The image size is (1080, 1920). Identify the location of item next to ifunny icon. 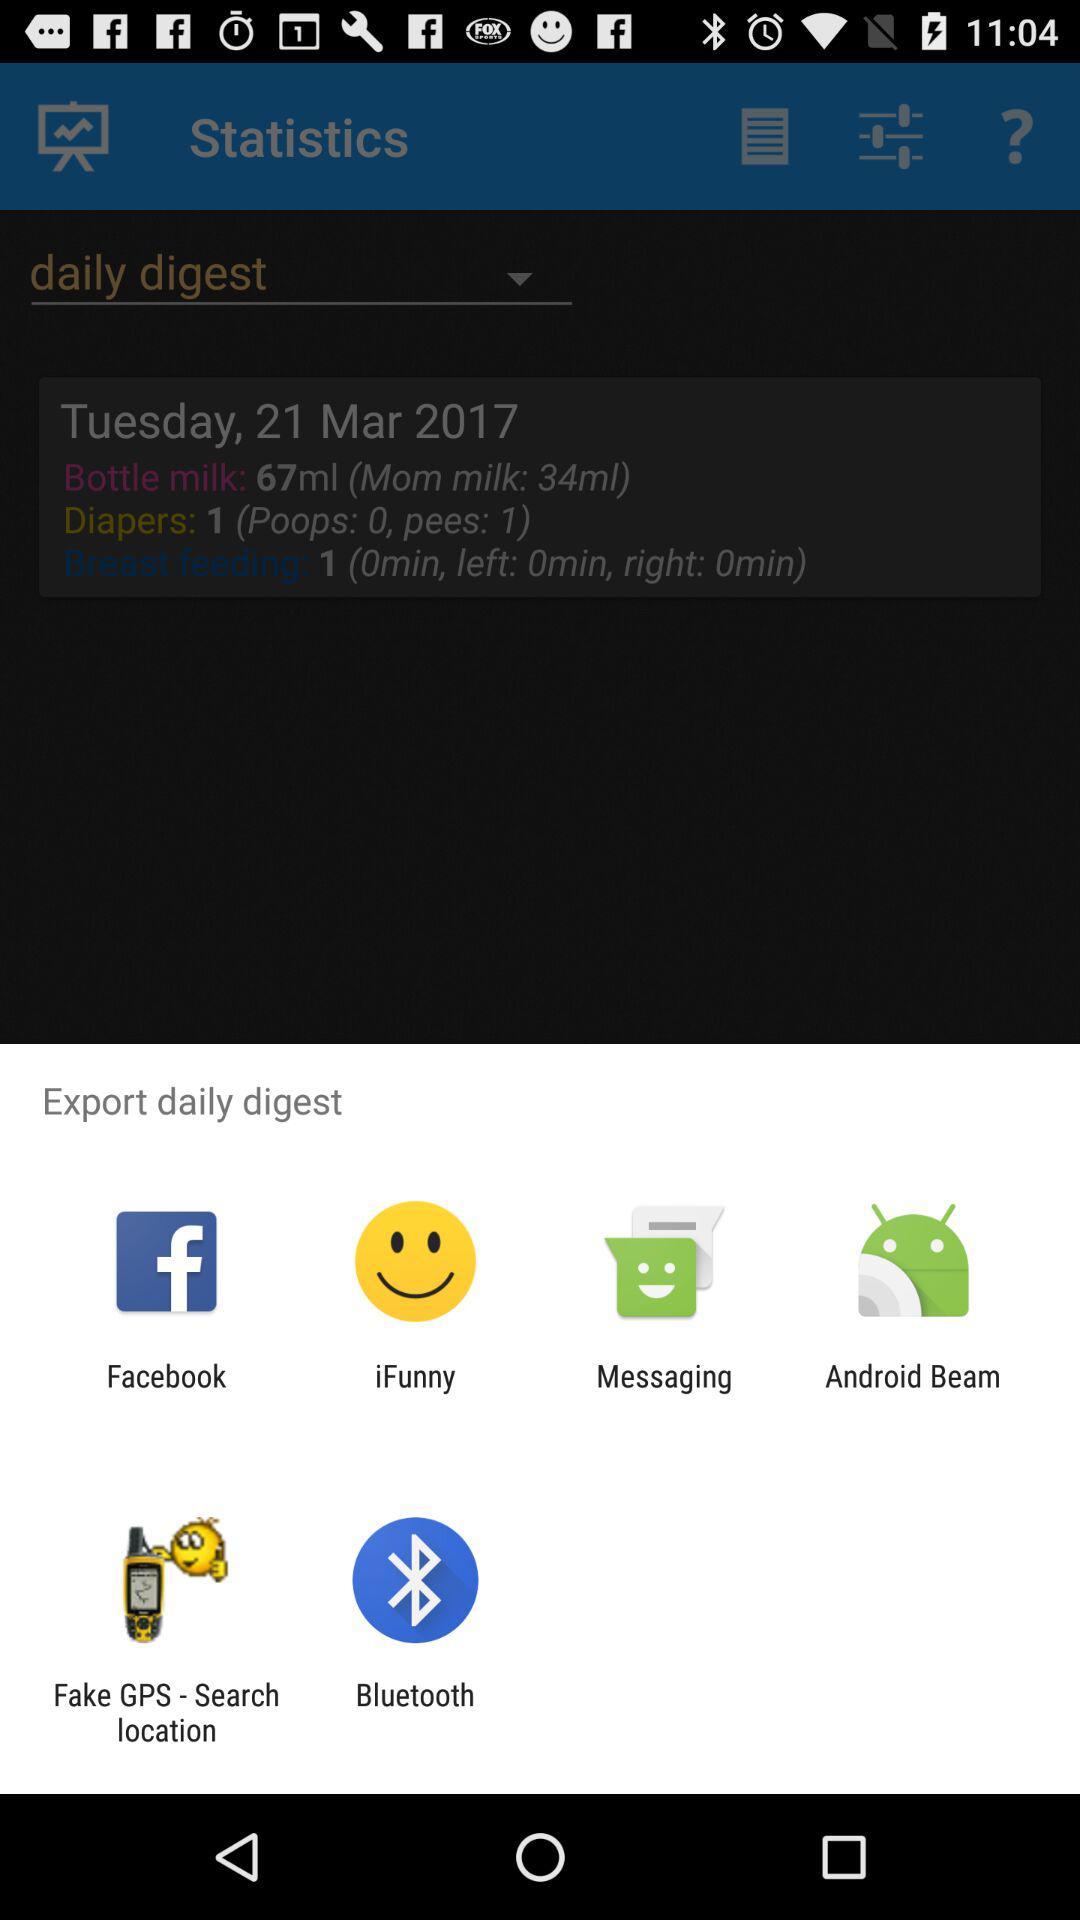
(664, 1392).